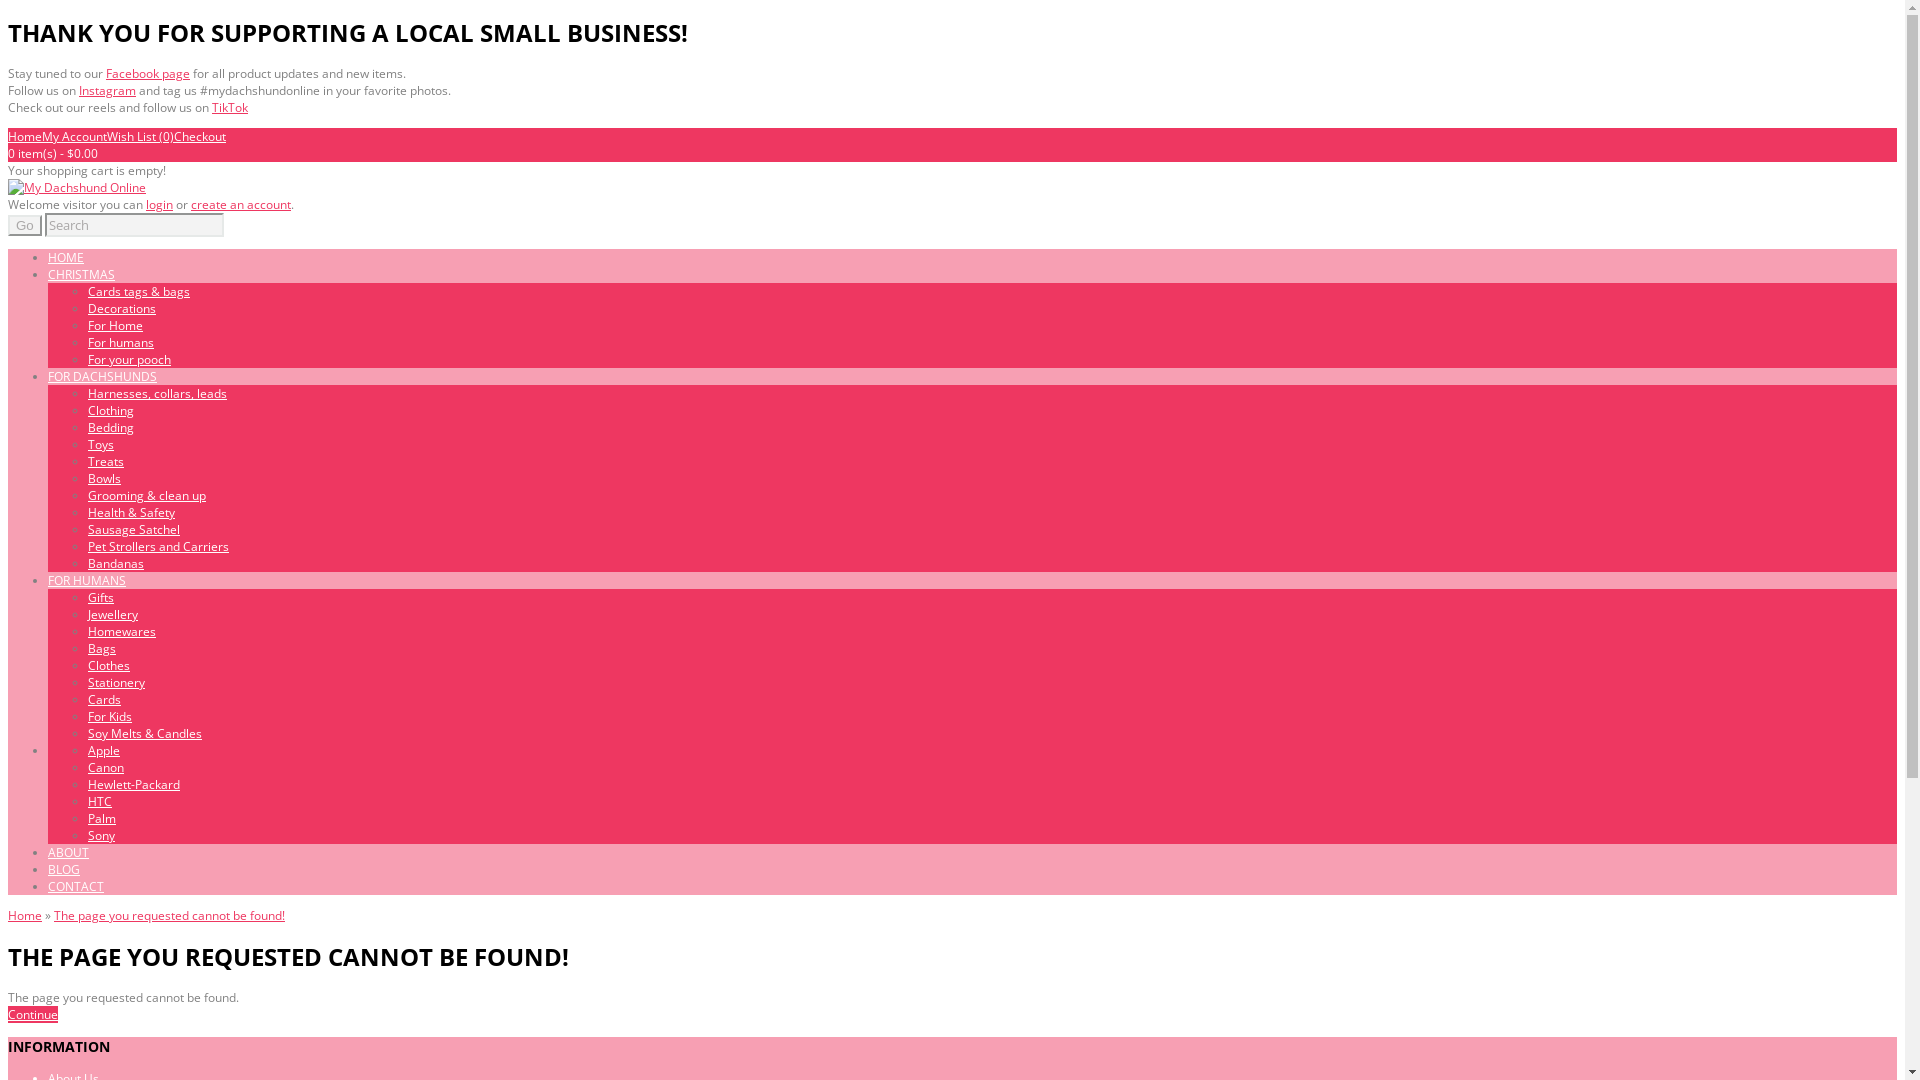 The width and height of the screenshot is (1920, 1080). Describe the element at coordinates (138, 291) in the screenshot. I see `'Cards tags & bags'` at that location.